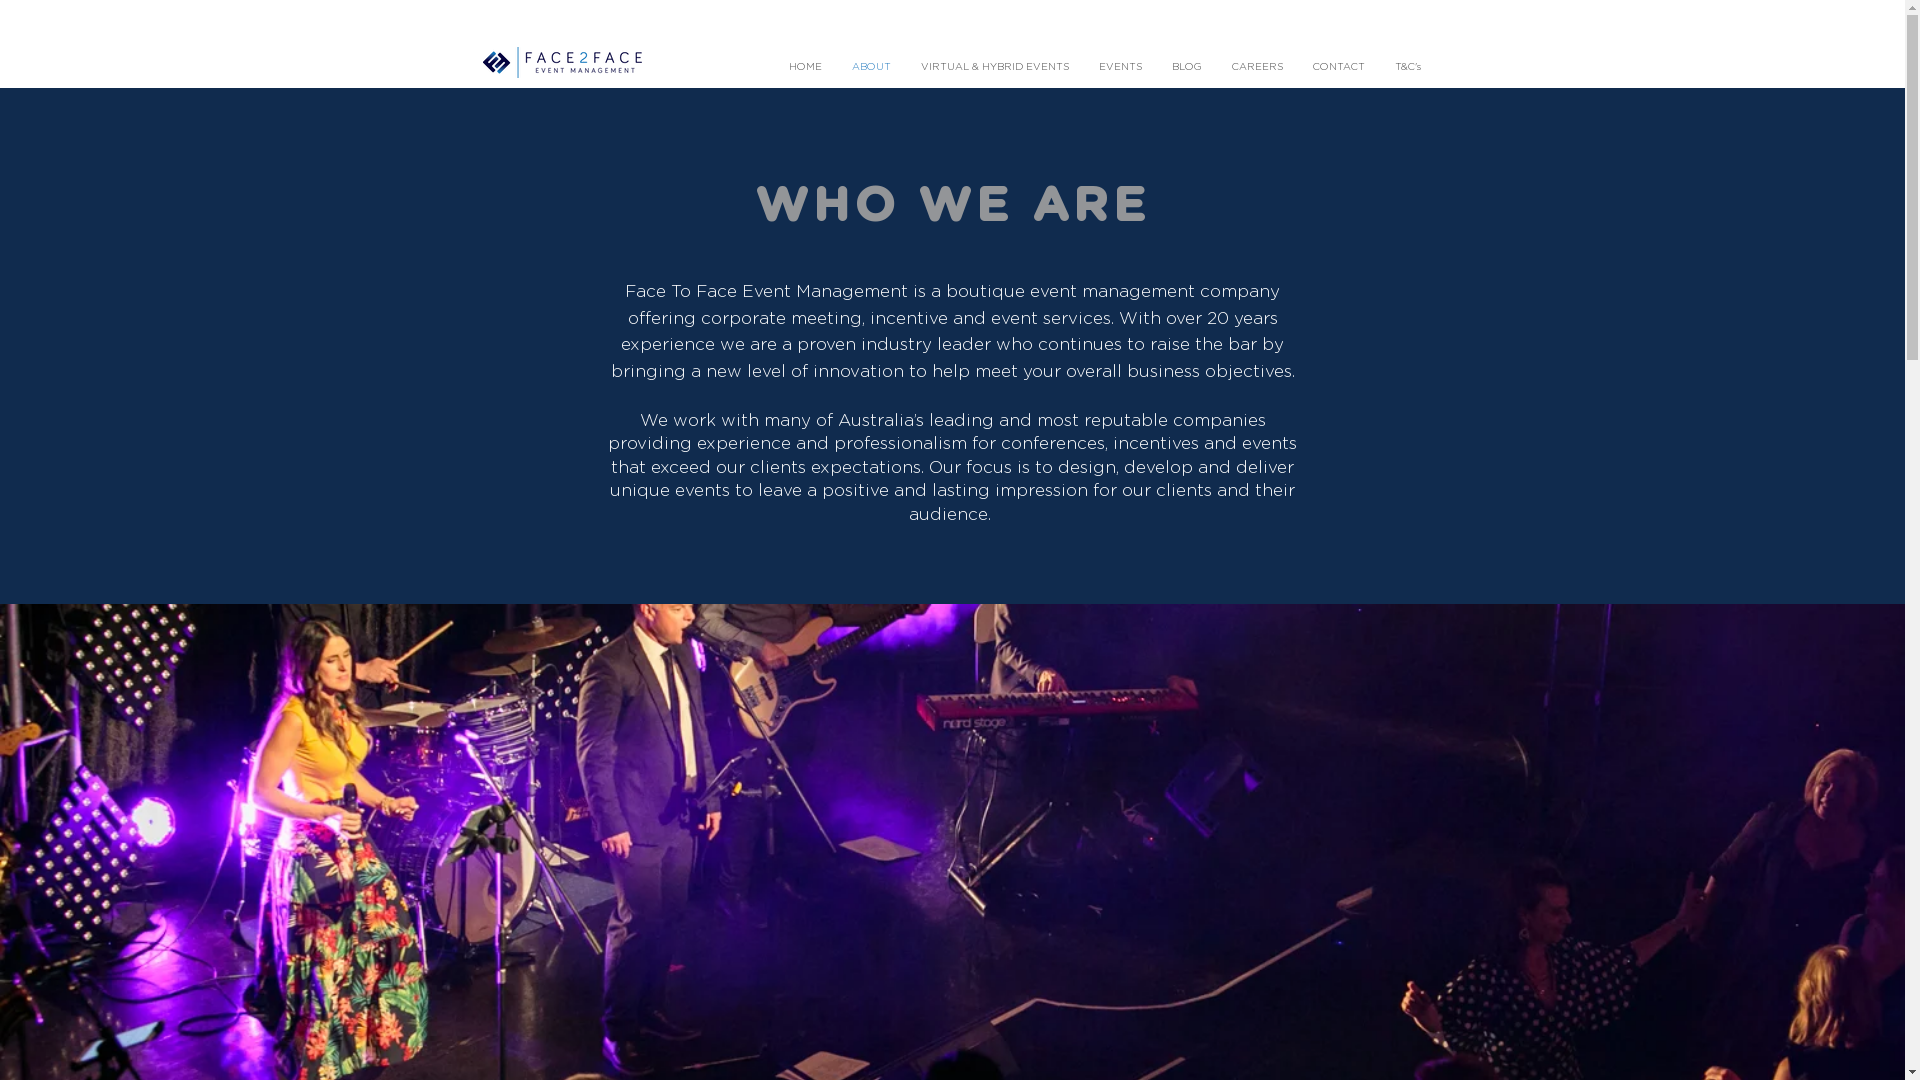  Describe the element at coordinates (870, 66) in the screenshot. I see `'ABOUT'` at that location.